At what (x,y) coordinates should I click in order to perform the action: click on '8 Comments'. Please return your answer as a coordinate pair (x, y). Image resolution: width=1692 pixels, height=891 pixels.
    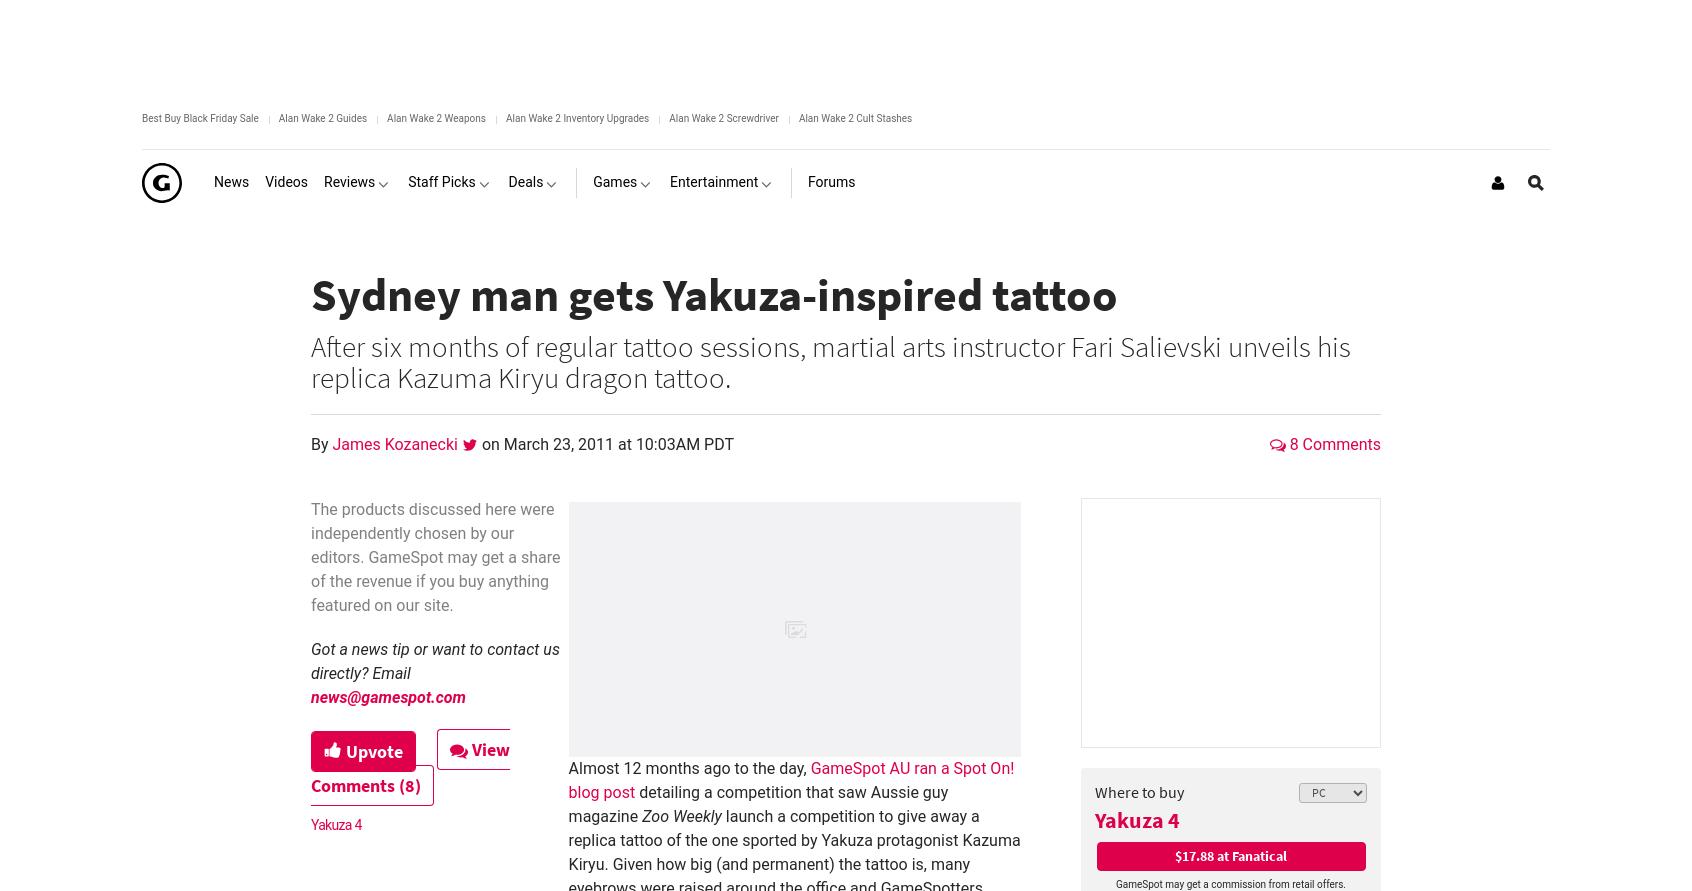
    Looking at the image, I should click on (1331, 444).